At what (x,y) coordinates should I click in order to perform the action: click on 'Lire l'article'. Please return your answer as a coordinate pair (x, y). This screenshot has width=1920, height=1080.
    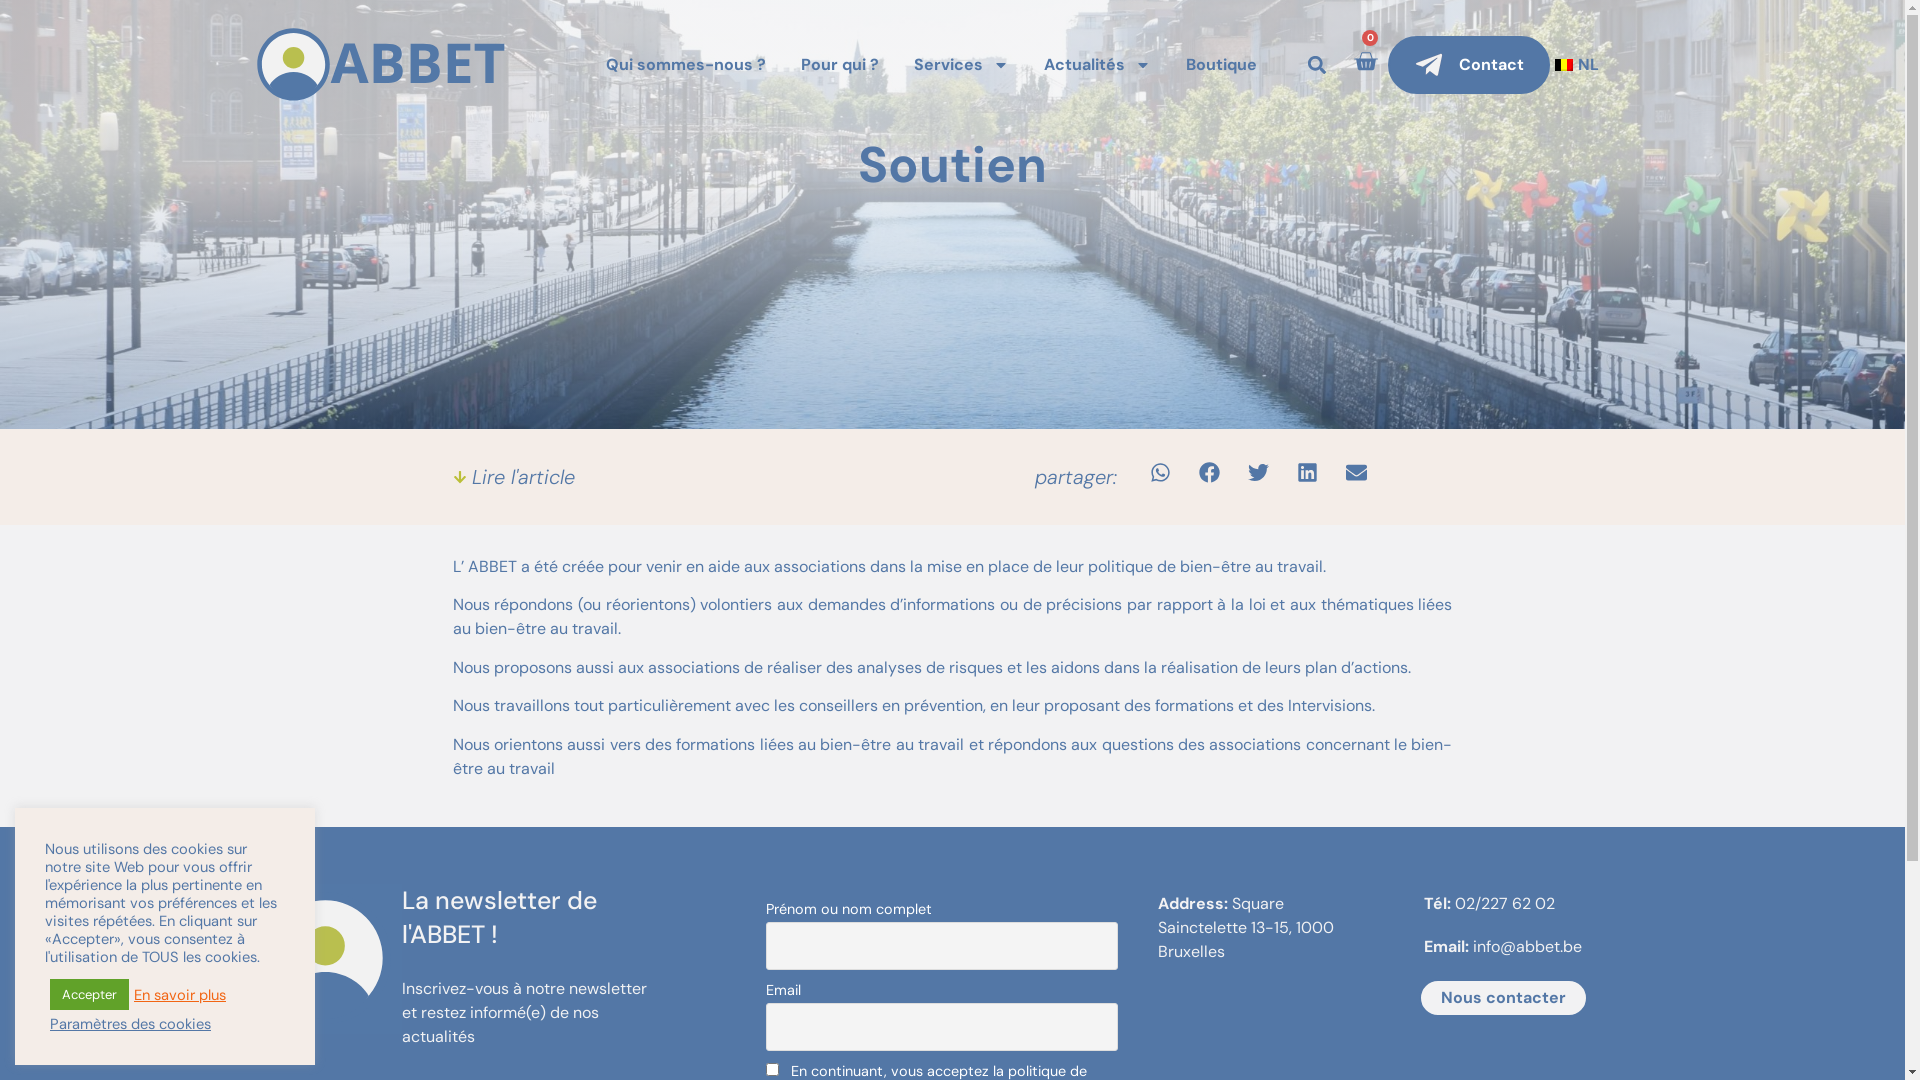
    Looking at the image, I should click on (513, 477).